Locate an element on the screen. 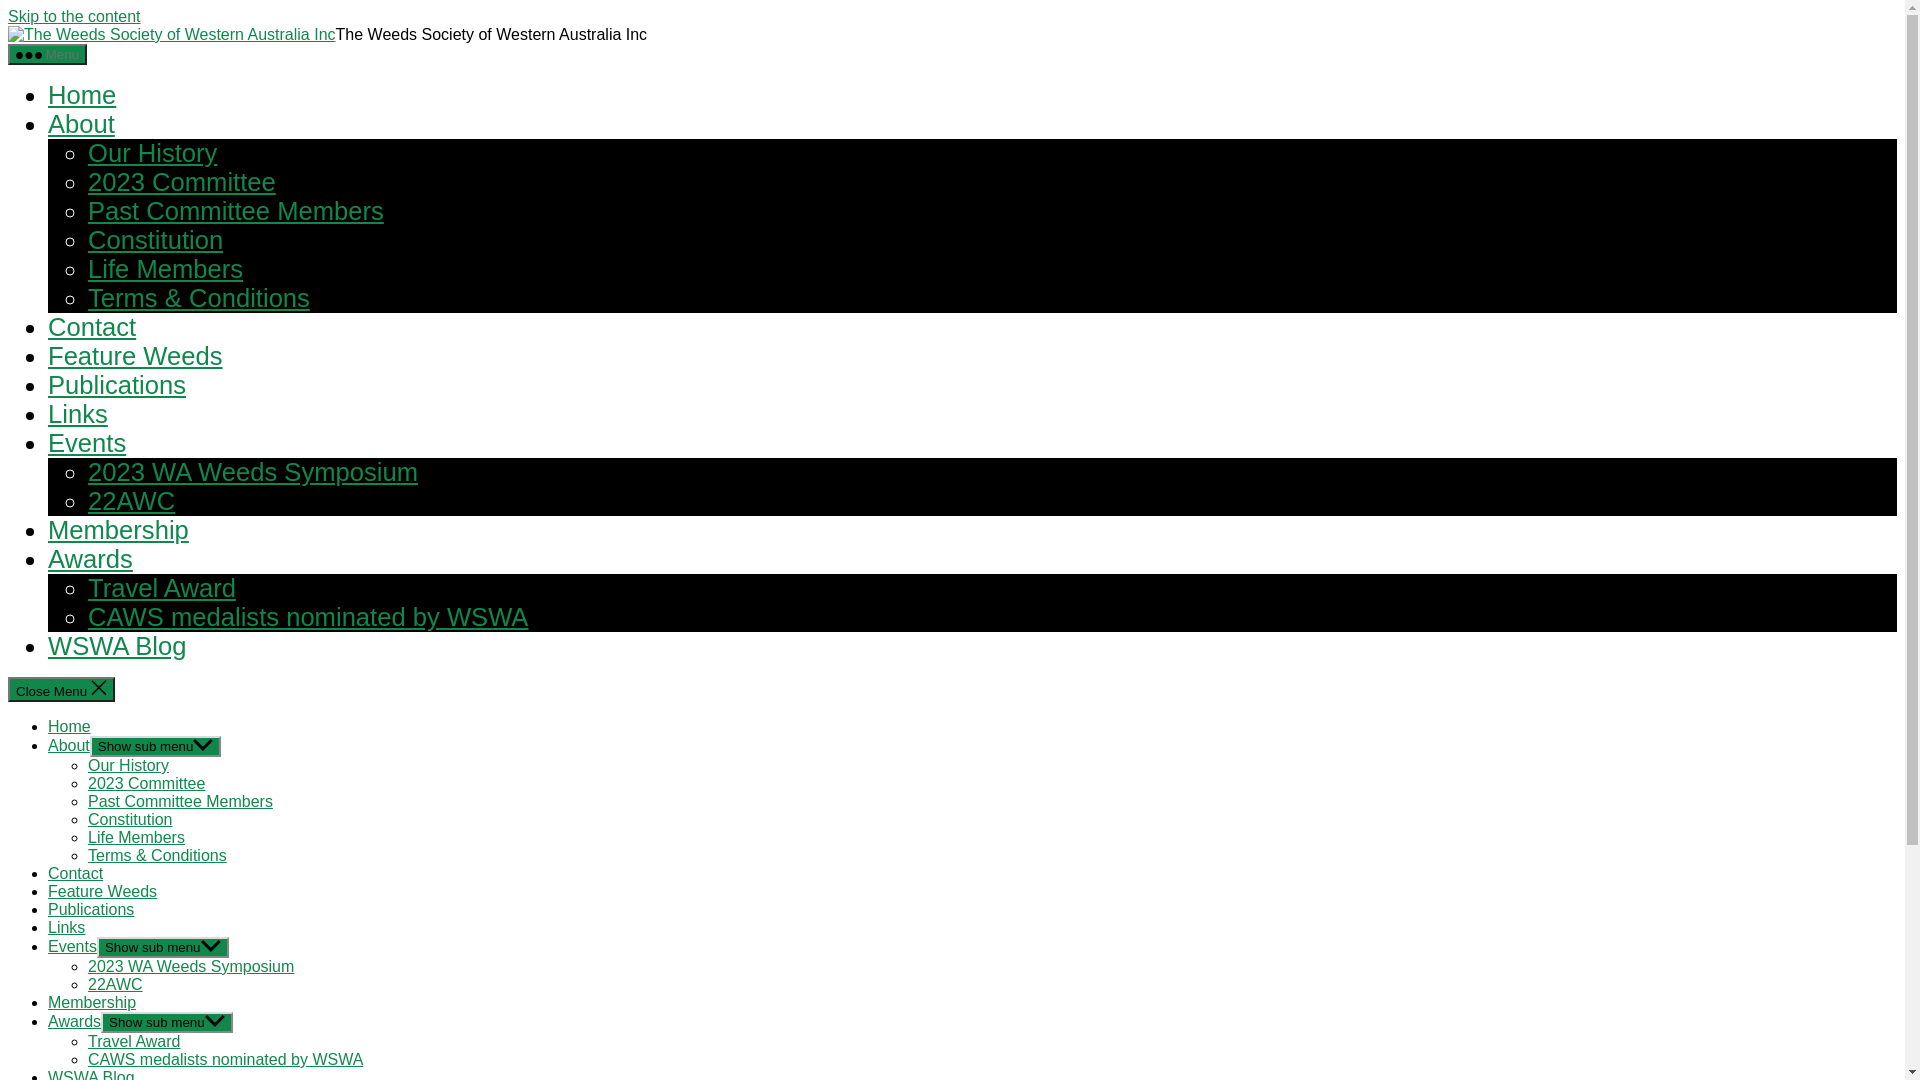  '22AWC' is located at coordinates (114, 983).